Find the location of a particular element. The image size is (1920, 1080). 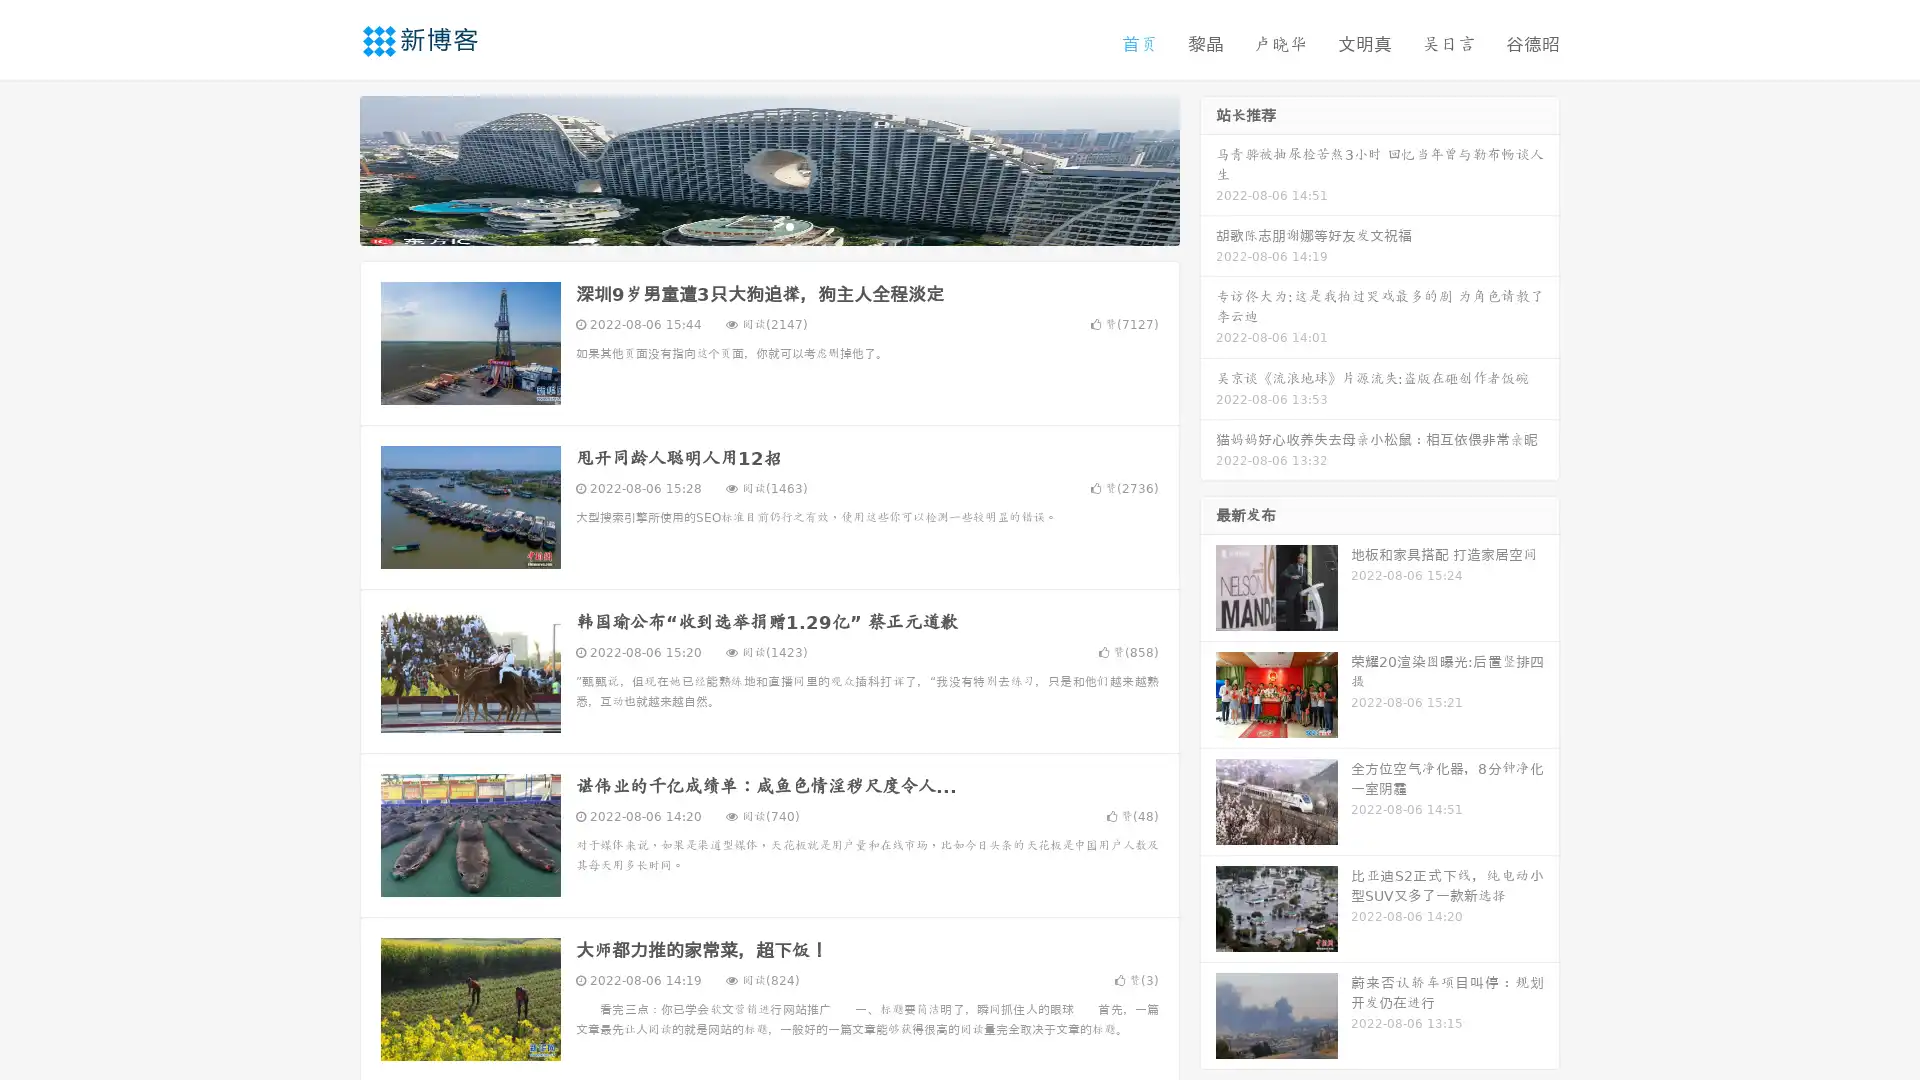

Go to slide 1 is located at coordinates (748, 225).